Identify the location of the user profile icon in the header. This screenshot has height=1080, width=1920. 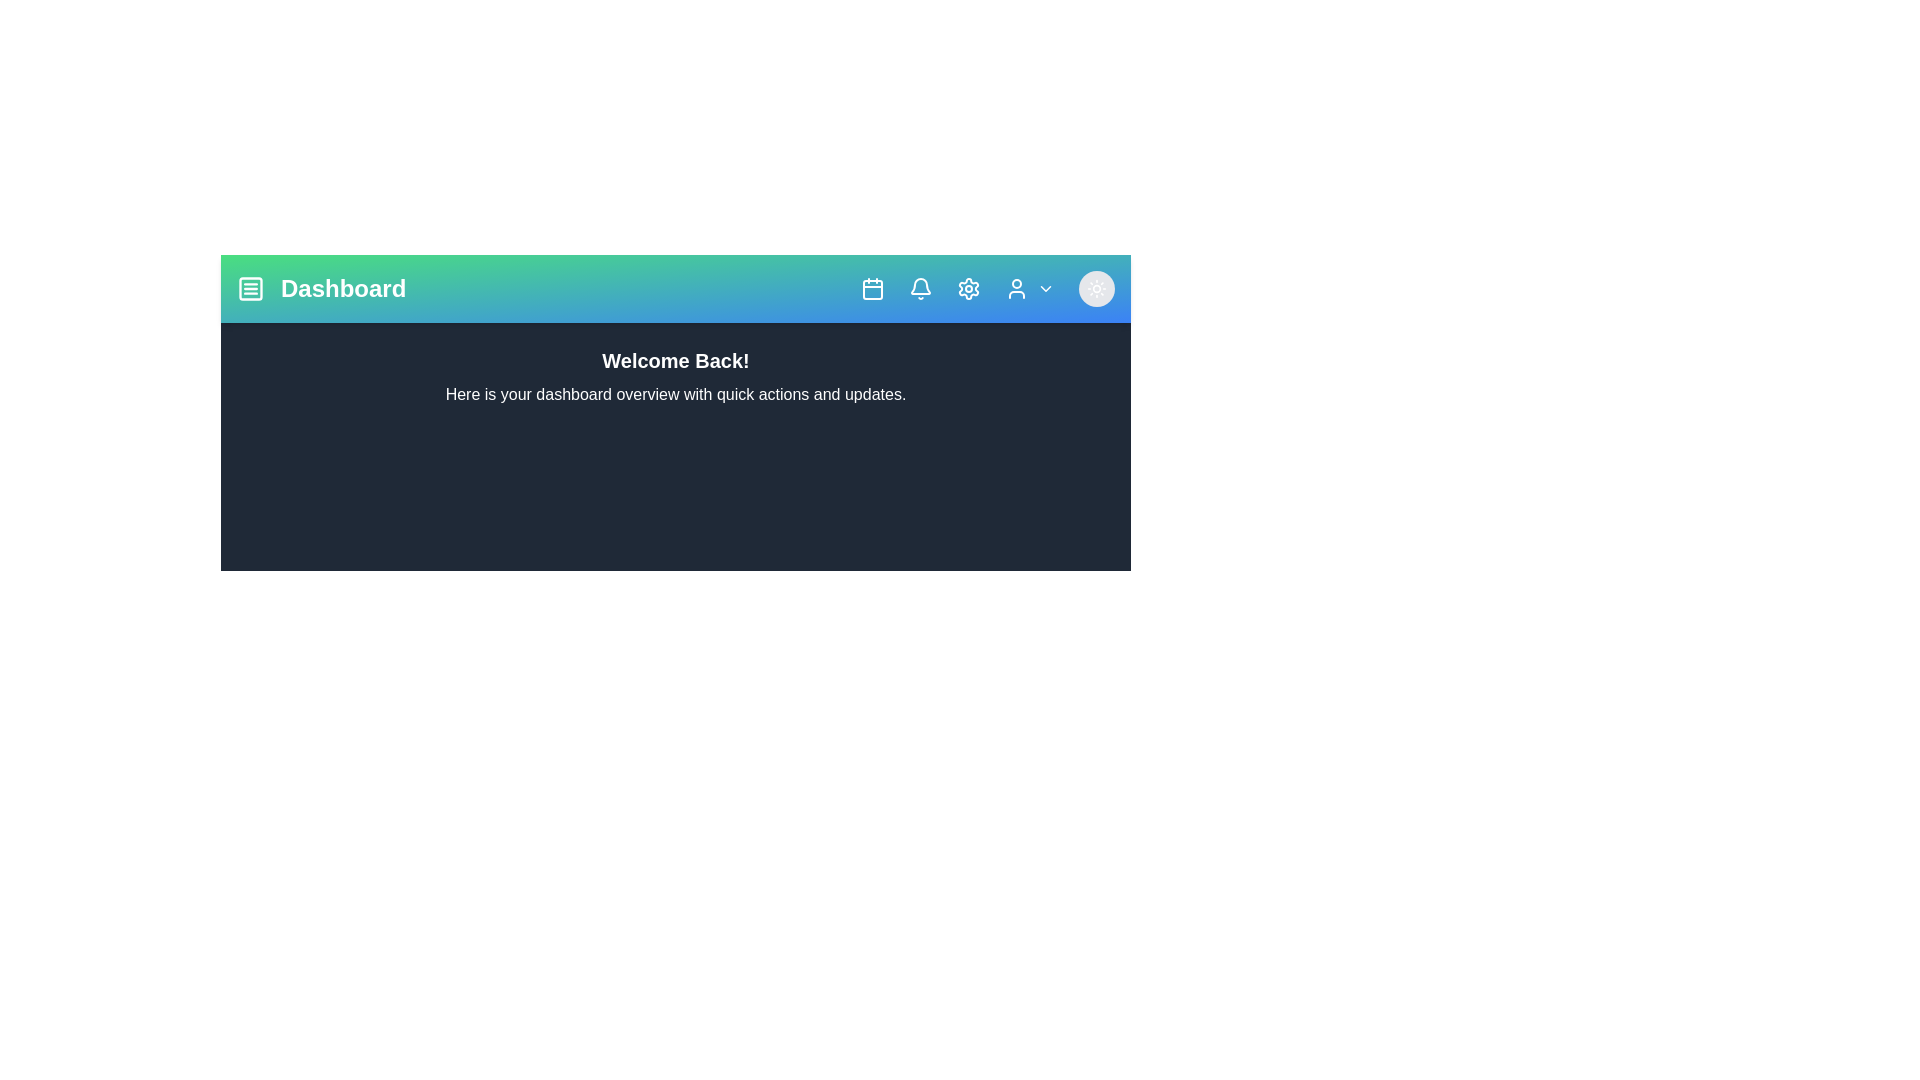
(1017, 289).